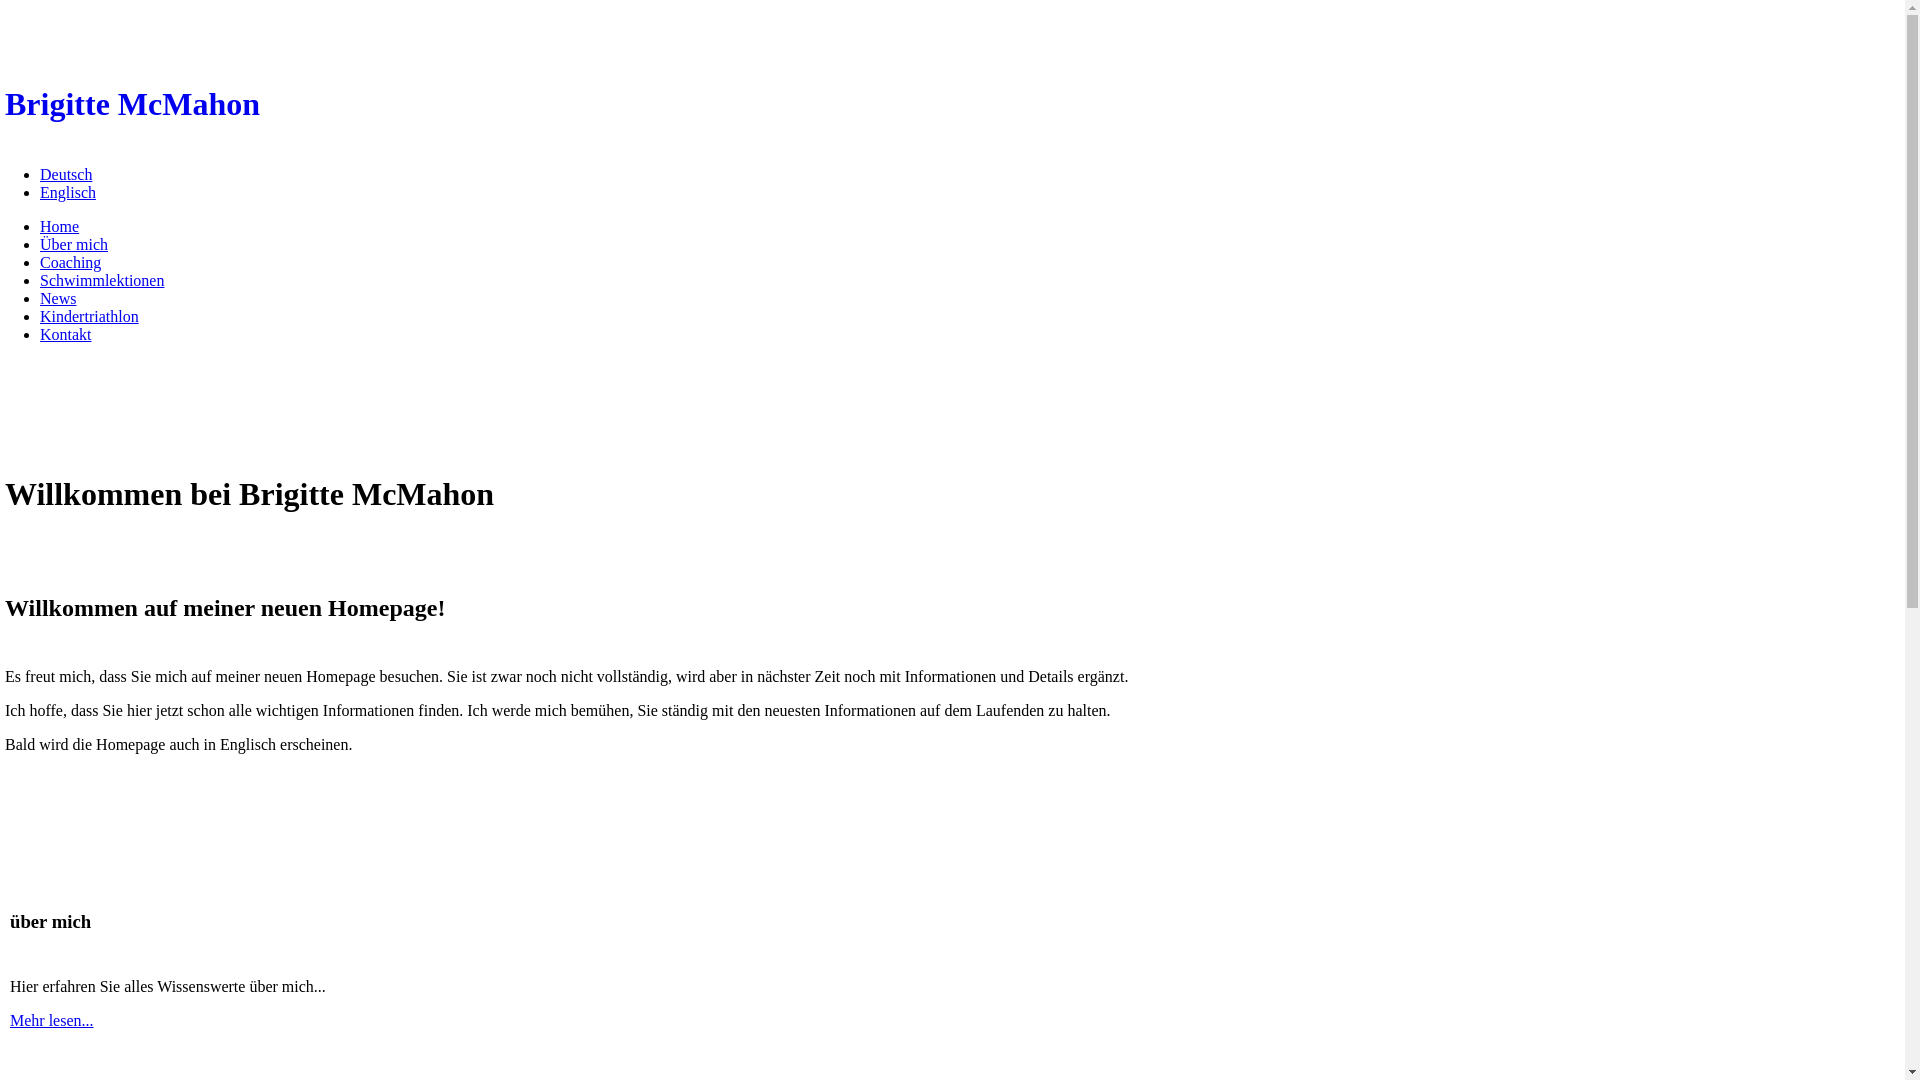  What do you see at coordinates (59, 225) in the screenshot?
I see `'Home'` at bounding box center [59, 225].